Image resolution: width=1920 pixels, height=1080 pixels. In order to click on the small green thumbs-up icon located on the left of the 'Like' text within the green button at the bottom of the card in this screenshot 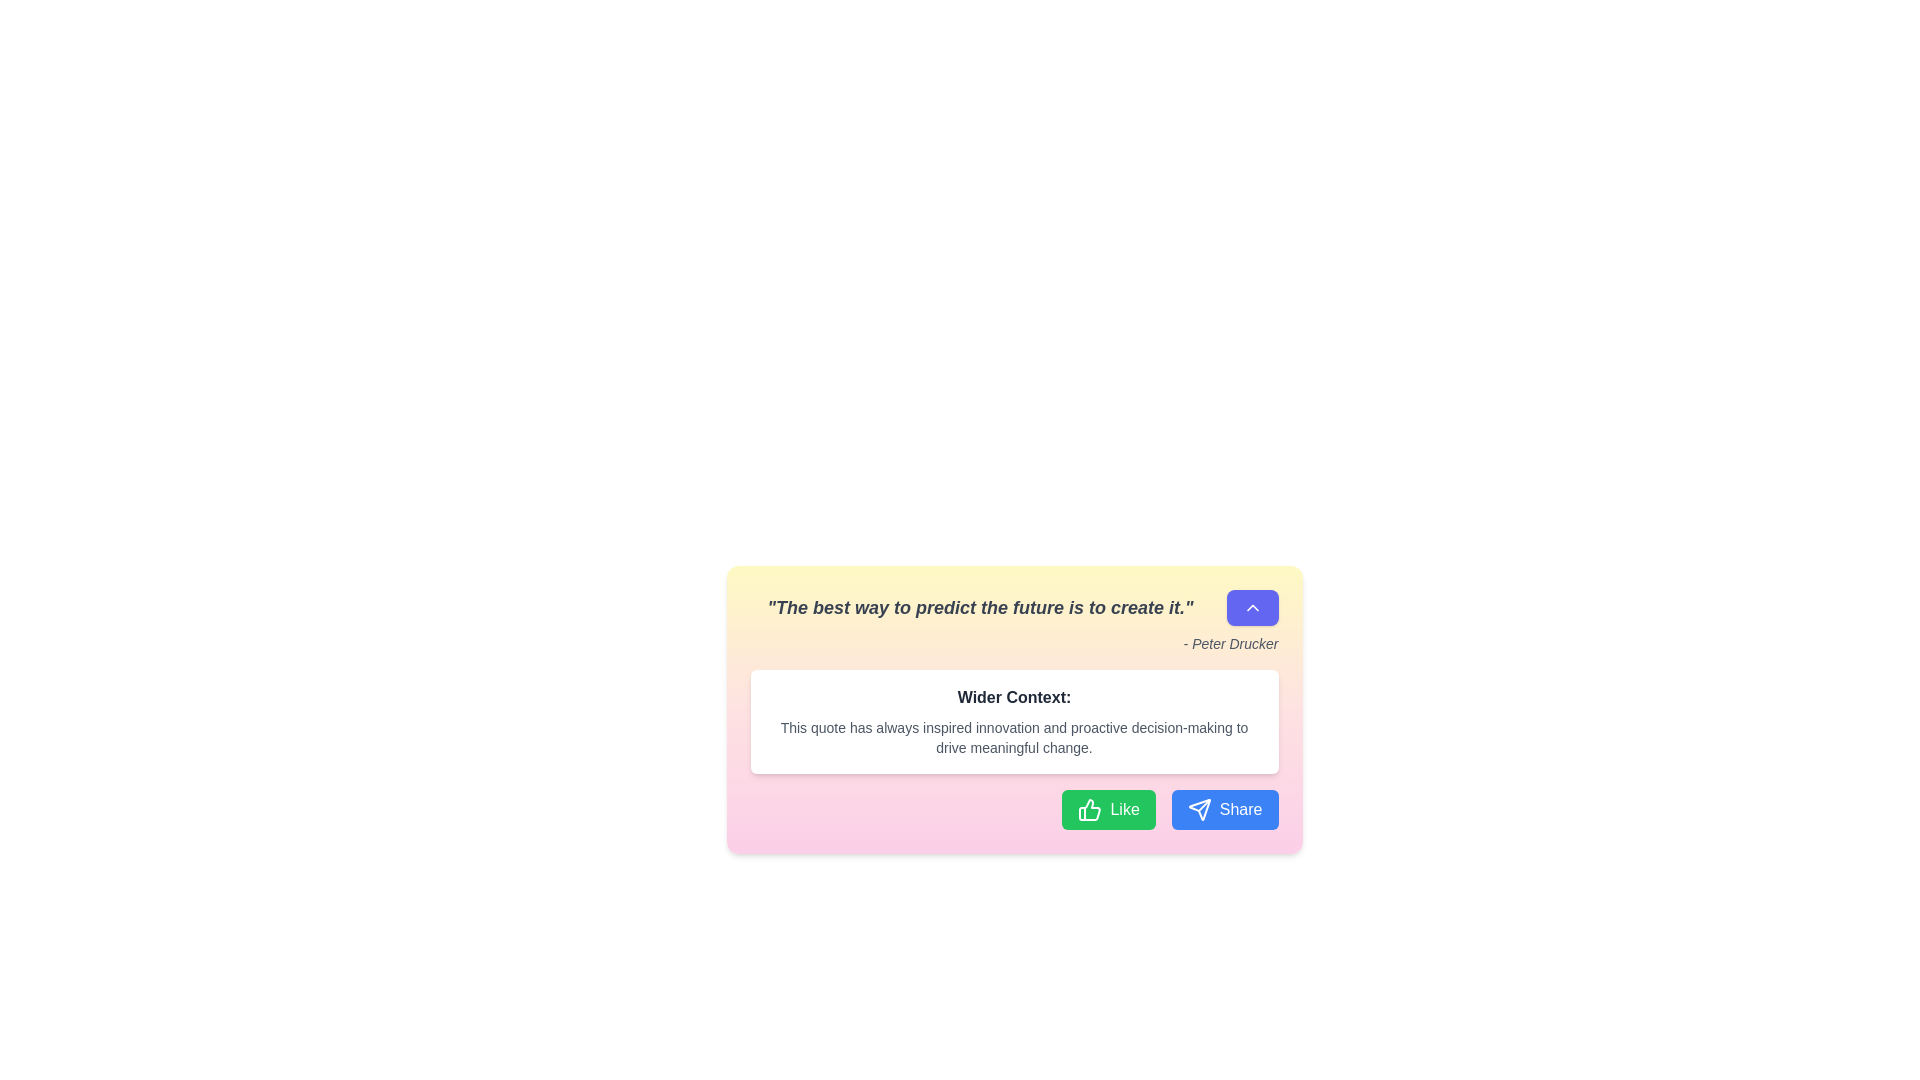, I will do `click(1089, 810)`.